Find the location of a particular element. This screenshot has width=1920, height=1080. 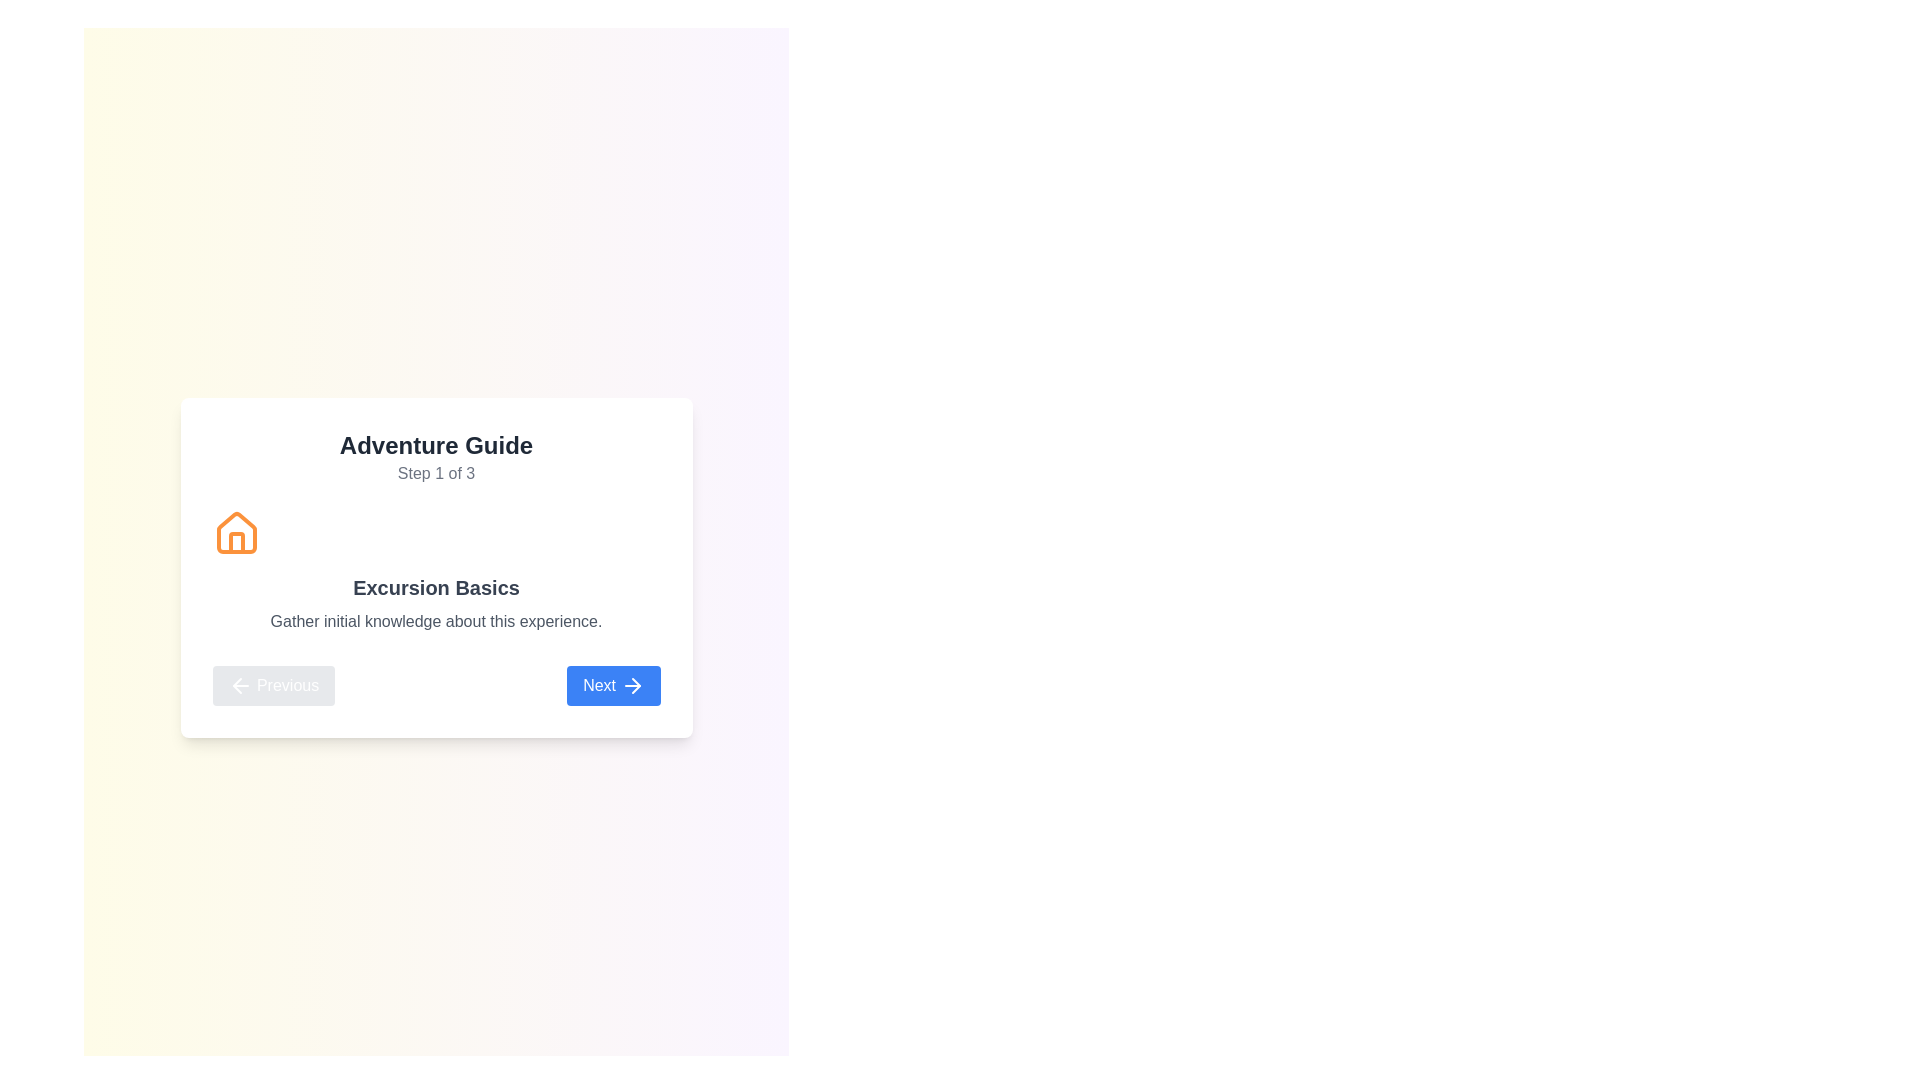

the button located at the bottom-right of the card layout is located at coordinates (612, 685).